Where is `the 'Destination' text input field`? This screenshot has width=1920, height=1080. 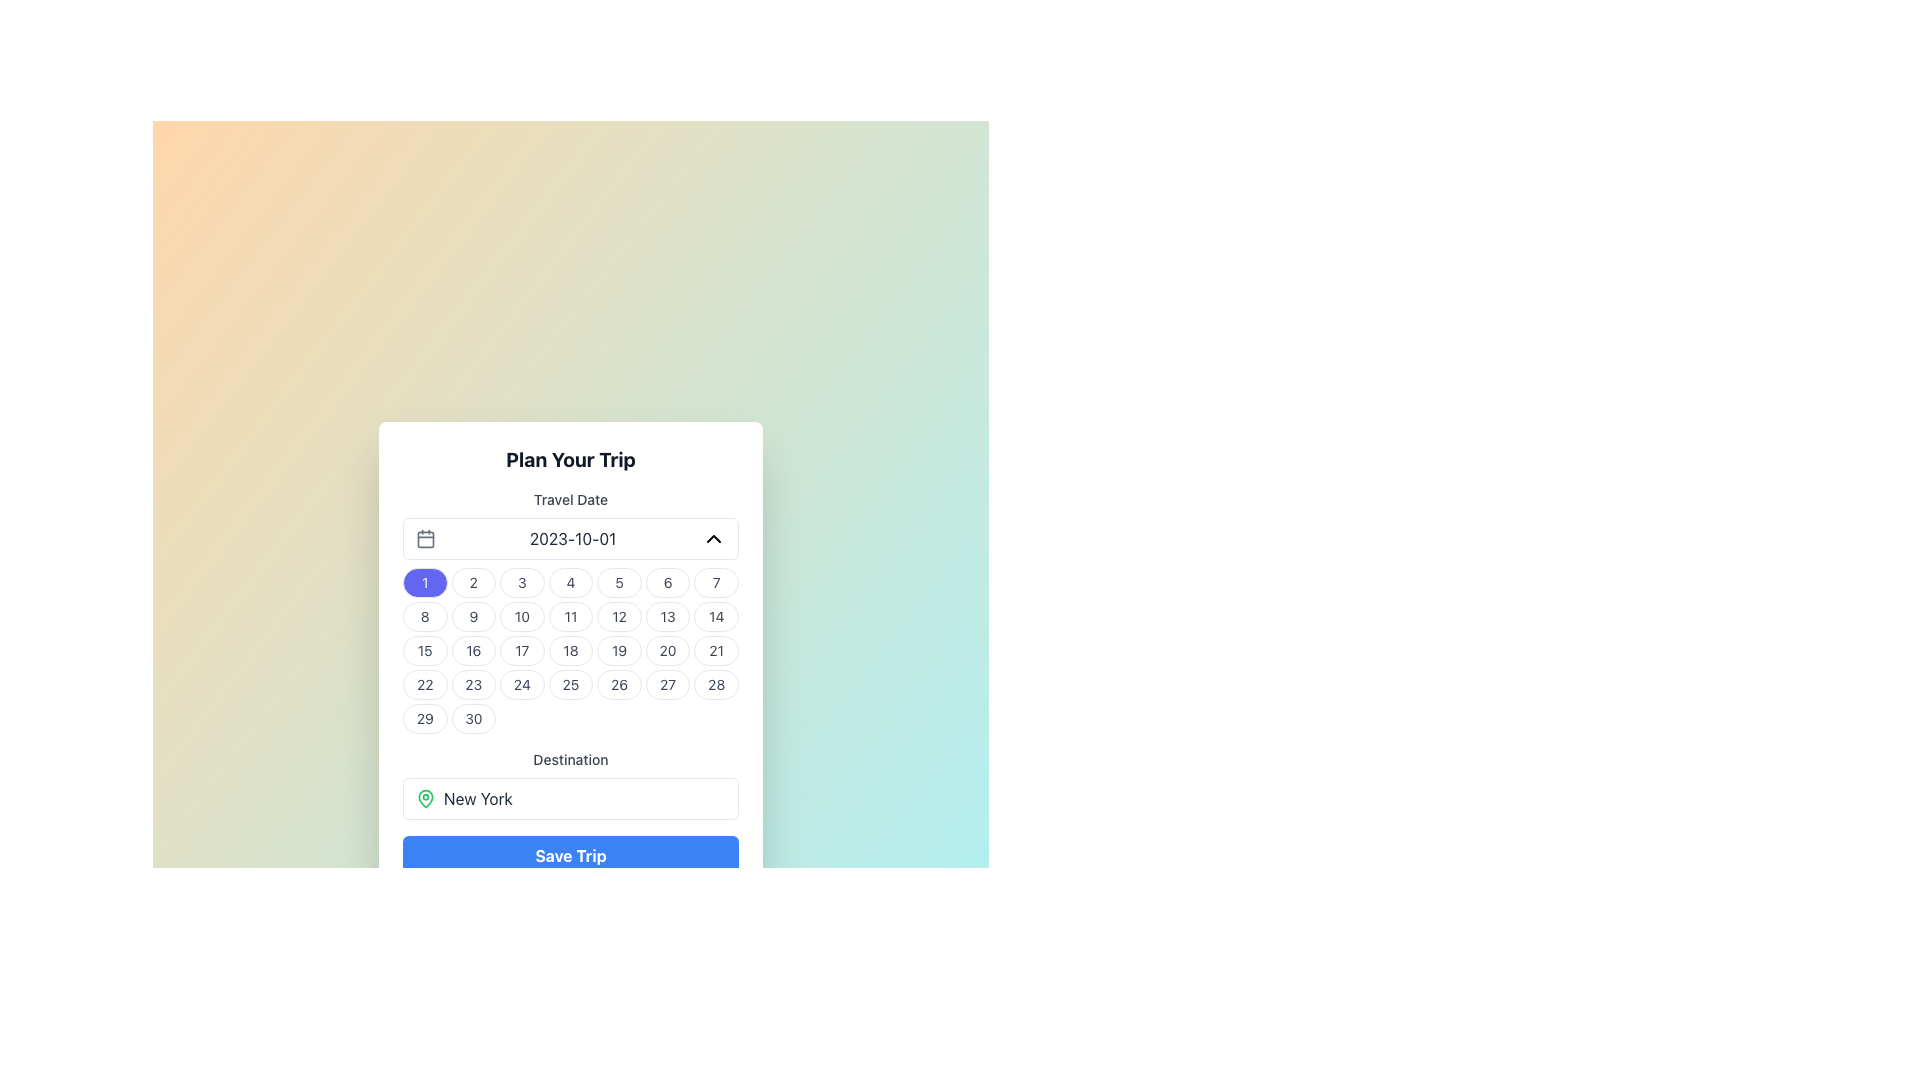 the 'Destination' text input field is located at coordinates (570, 784).